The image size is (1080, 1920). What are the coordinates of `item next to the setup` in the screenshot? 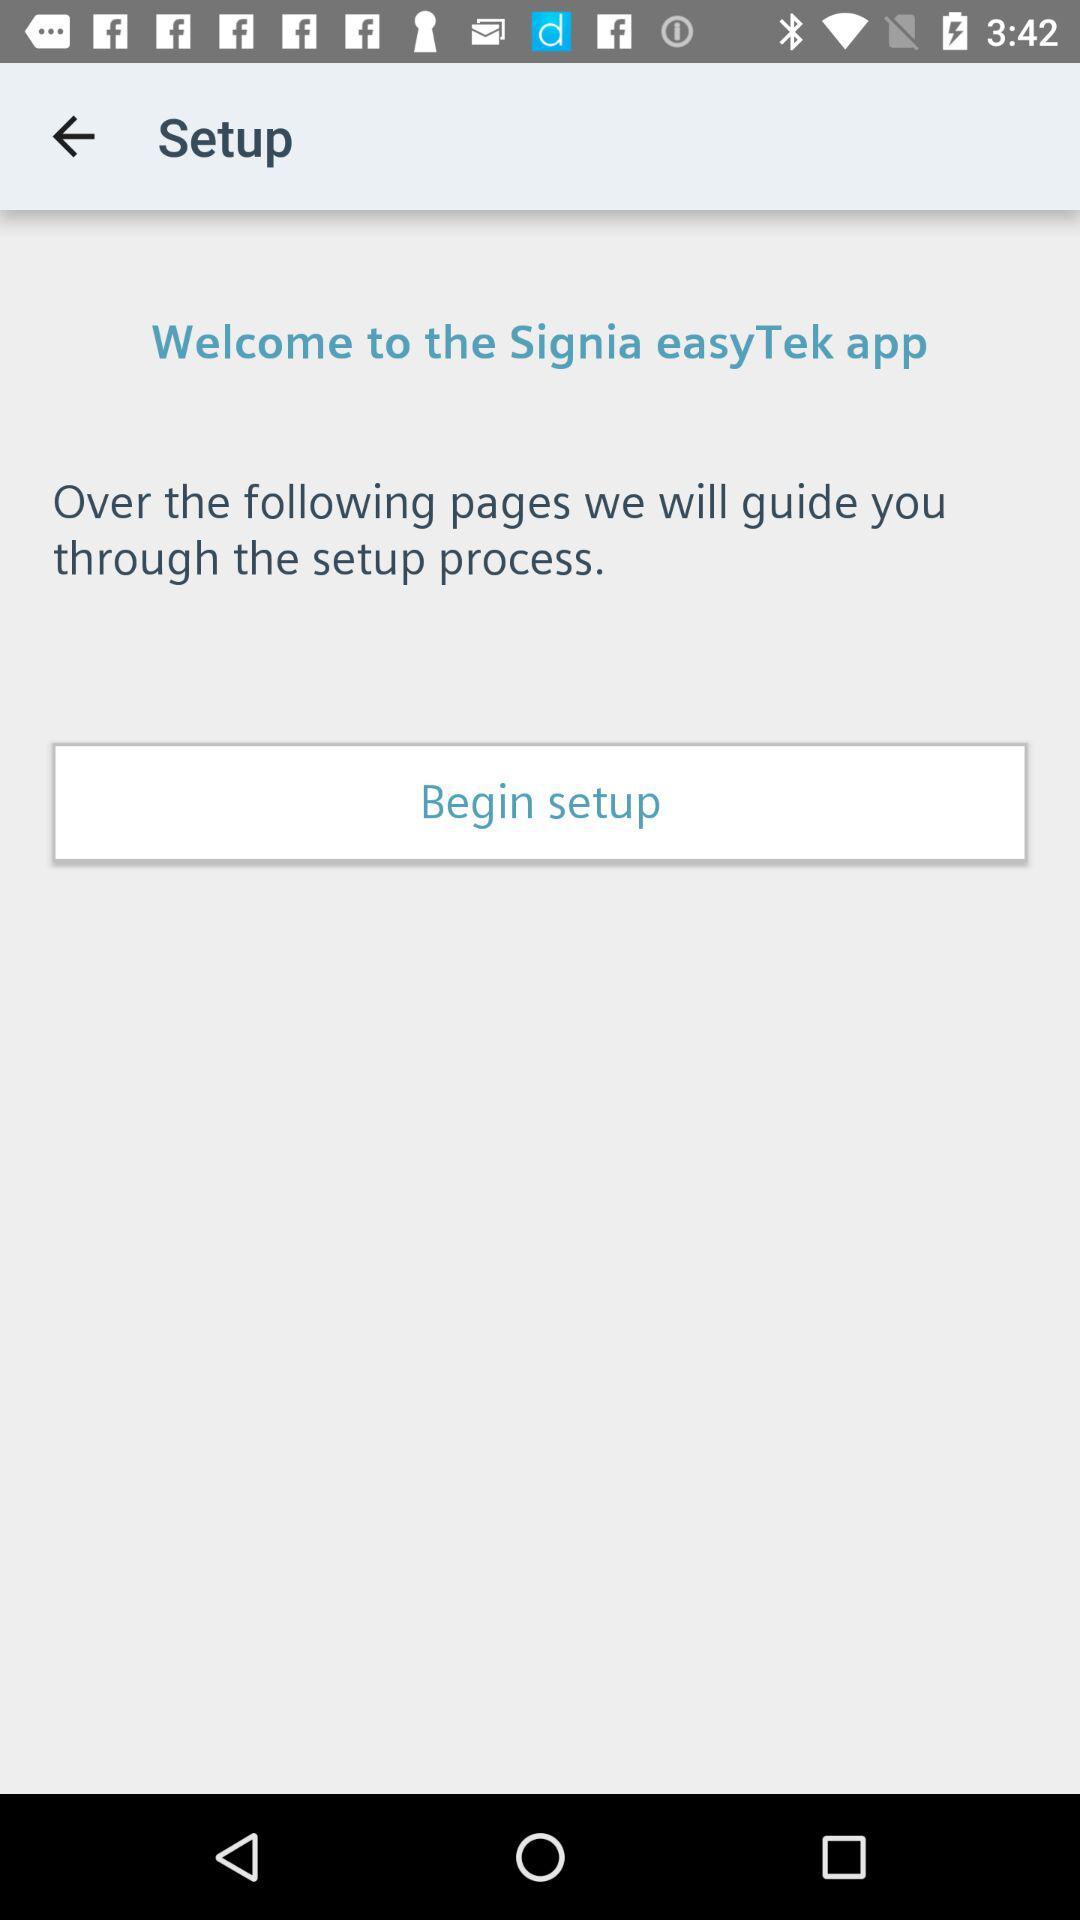 It's located at (72, 135).